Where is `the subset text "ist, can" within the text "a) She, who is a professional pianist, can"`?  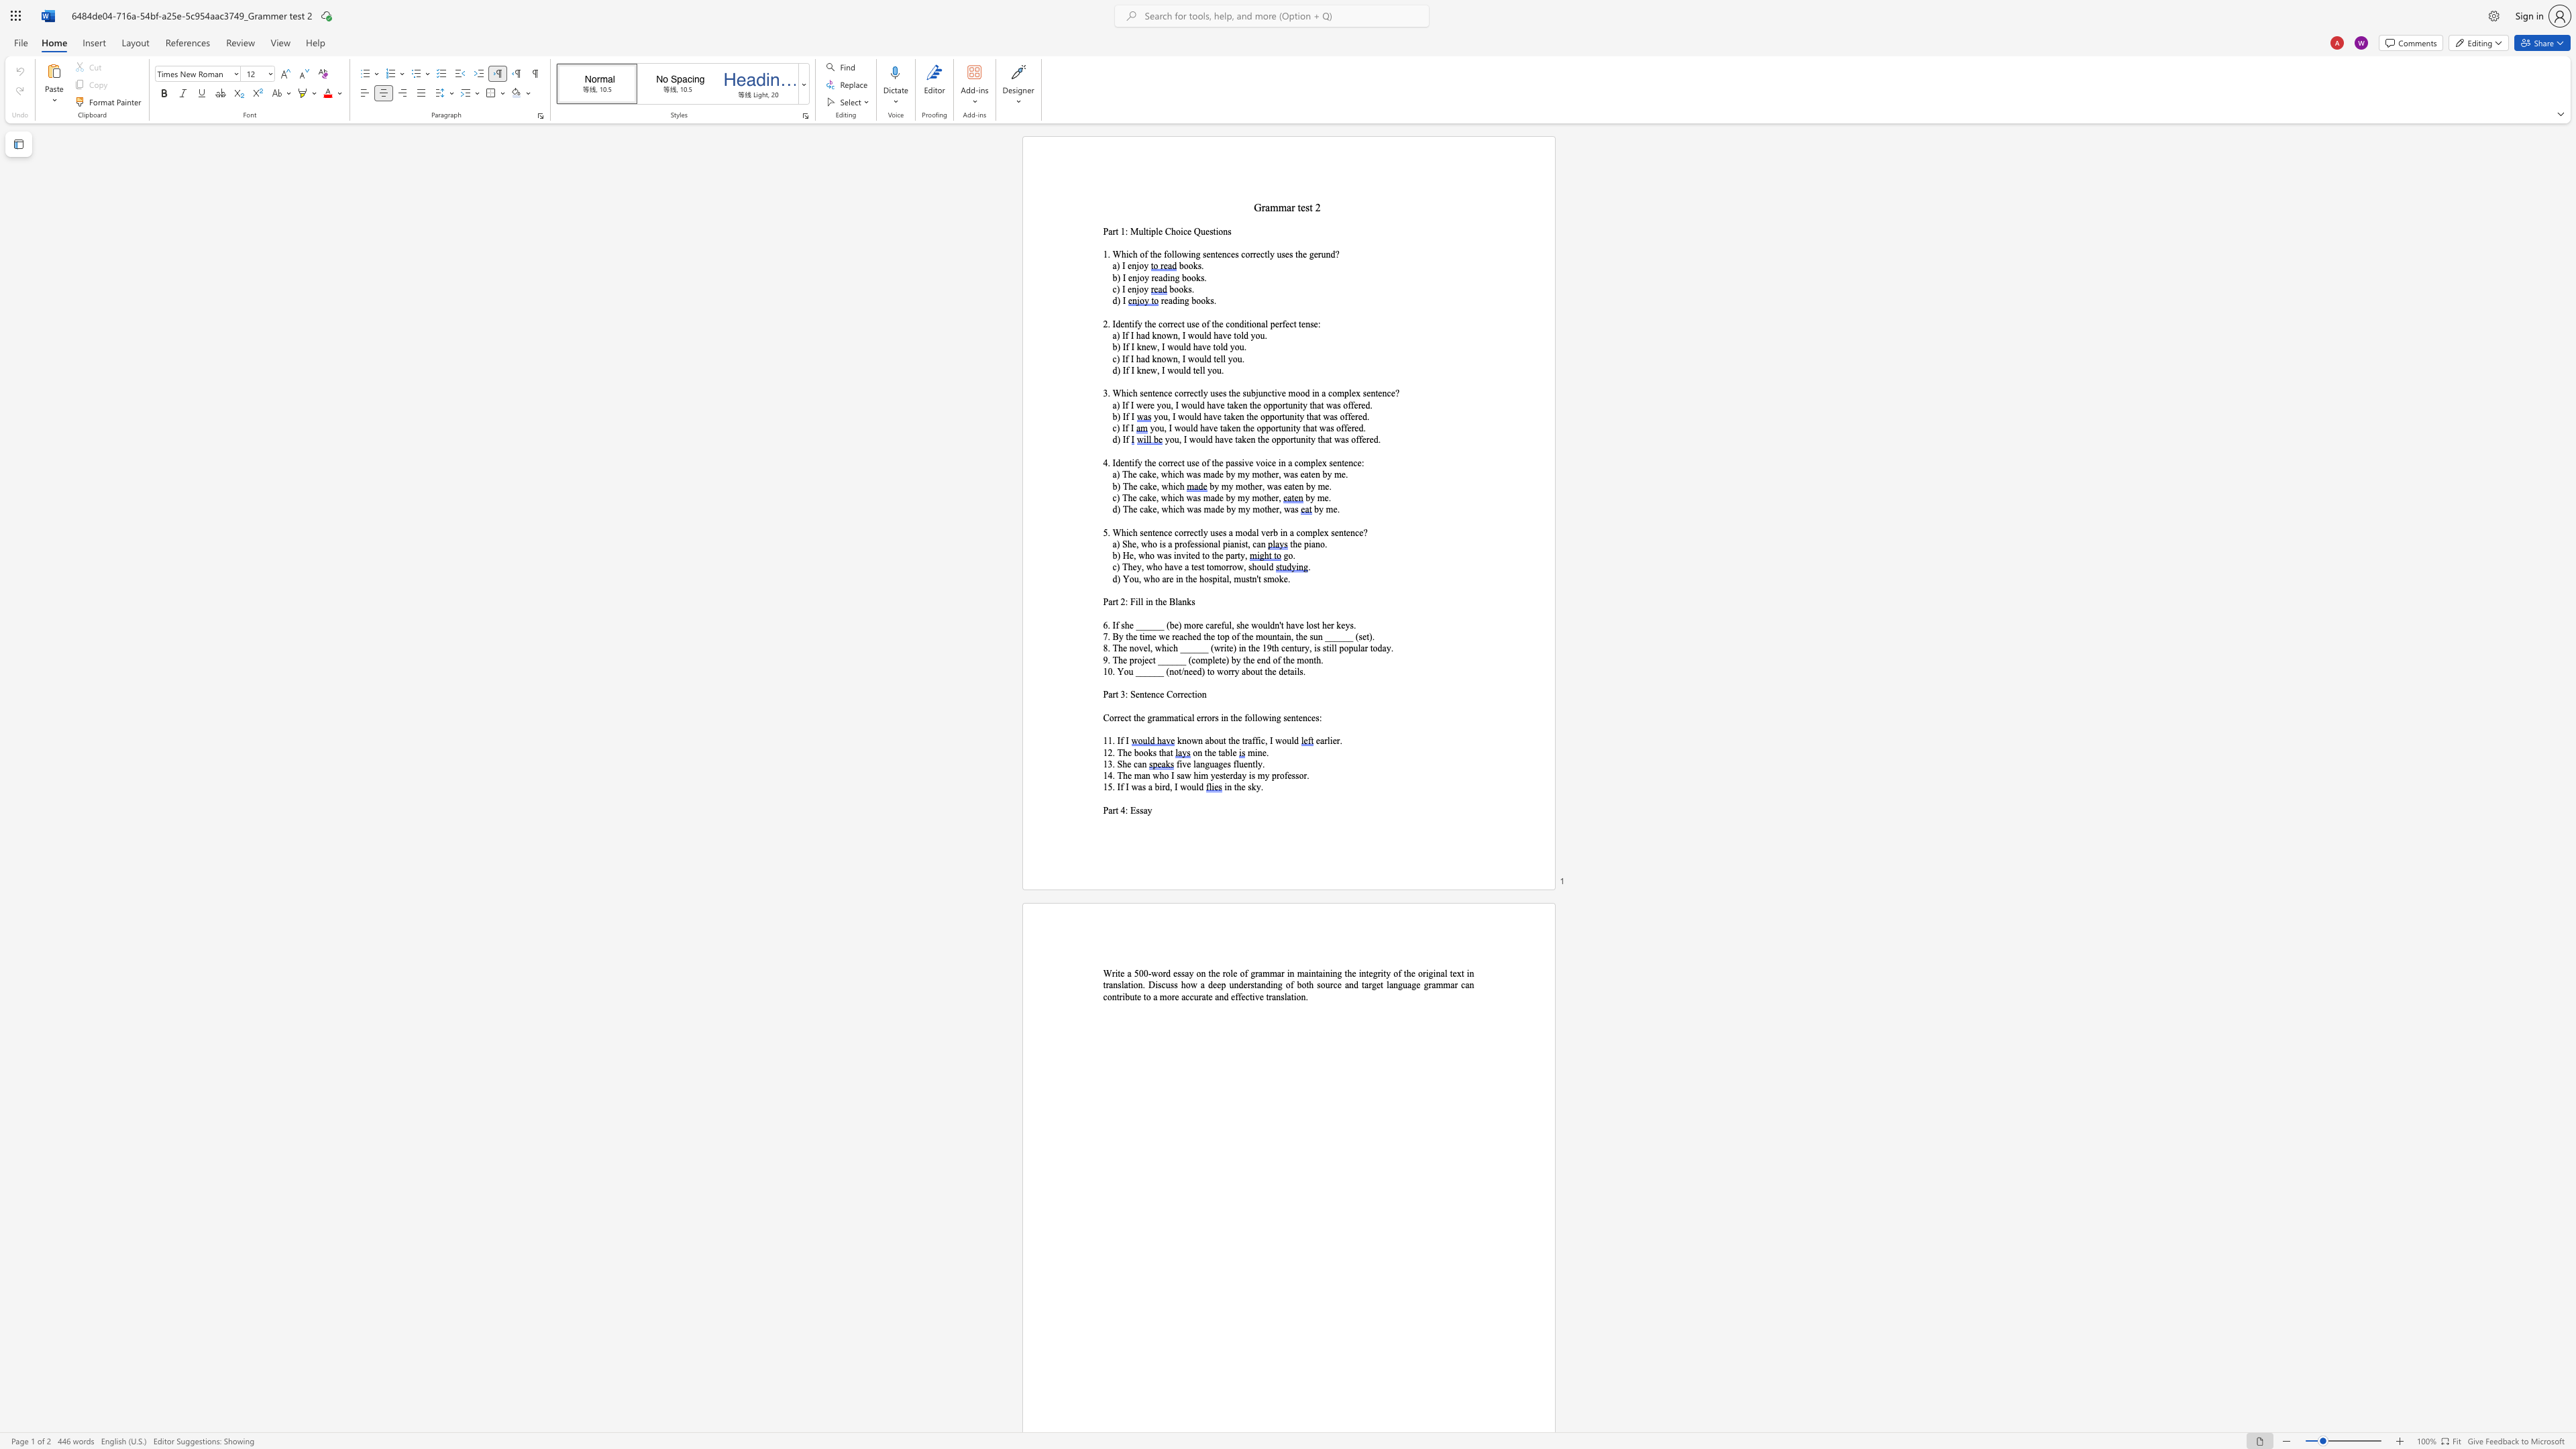
the subset text "ist, can" within the text "a) She, who is a professional pianist, can" is located at coordinates (1238, 543).